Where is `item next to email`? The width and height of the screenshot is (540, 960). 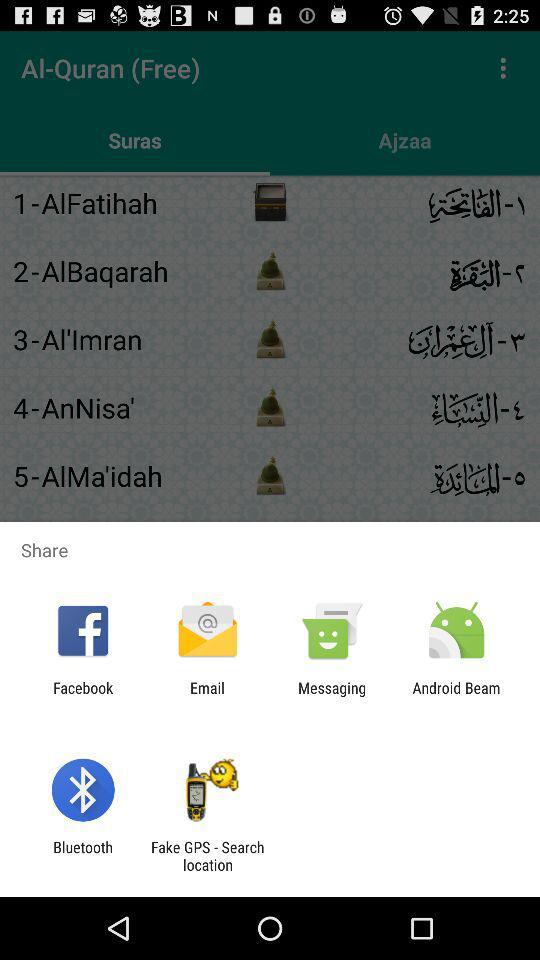
item next to email is located at coordinates (332, 696).